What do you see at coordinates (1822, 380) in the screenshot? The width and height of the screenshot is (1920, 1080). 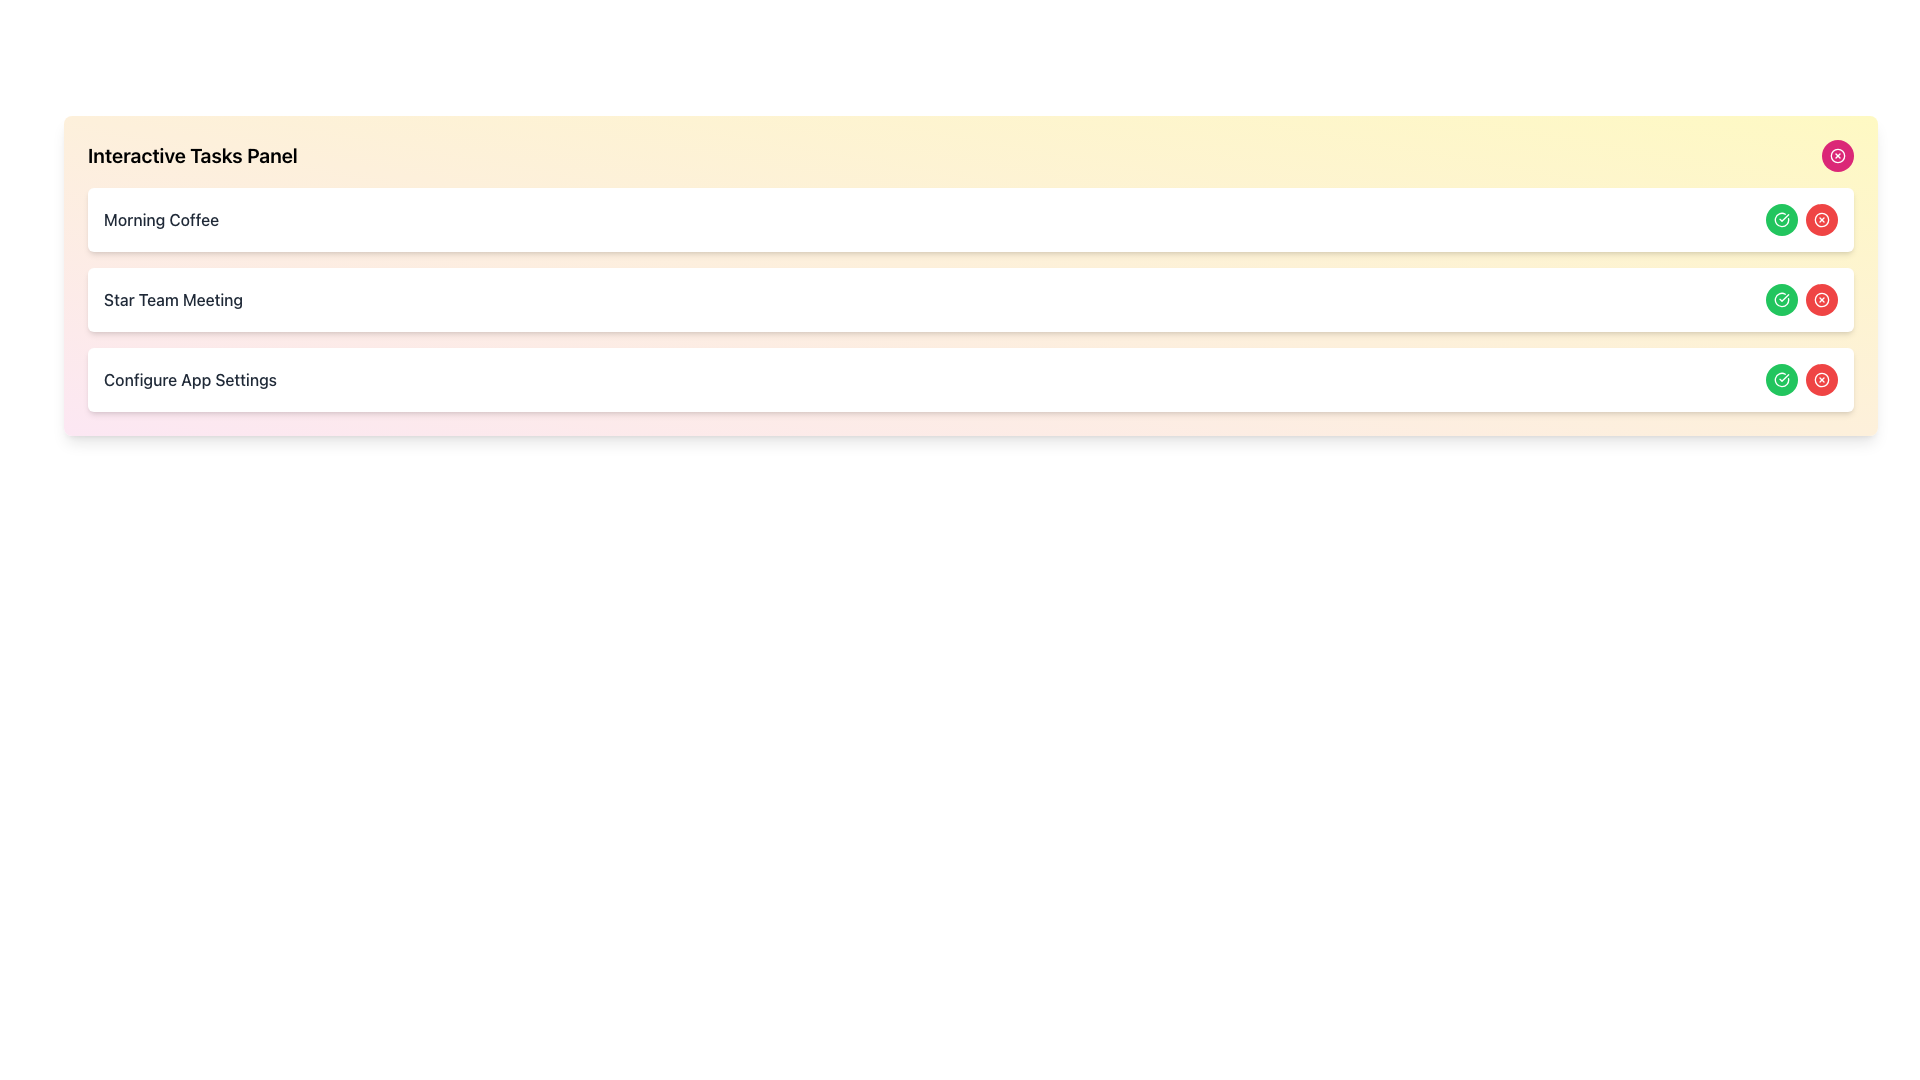 I see `the 'cancel' button for the 'Configure App Settings' task` at bounding box center [1822, 380].